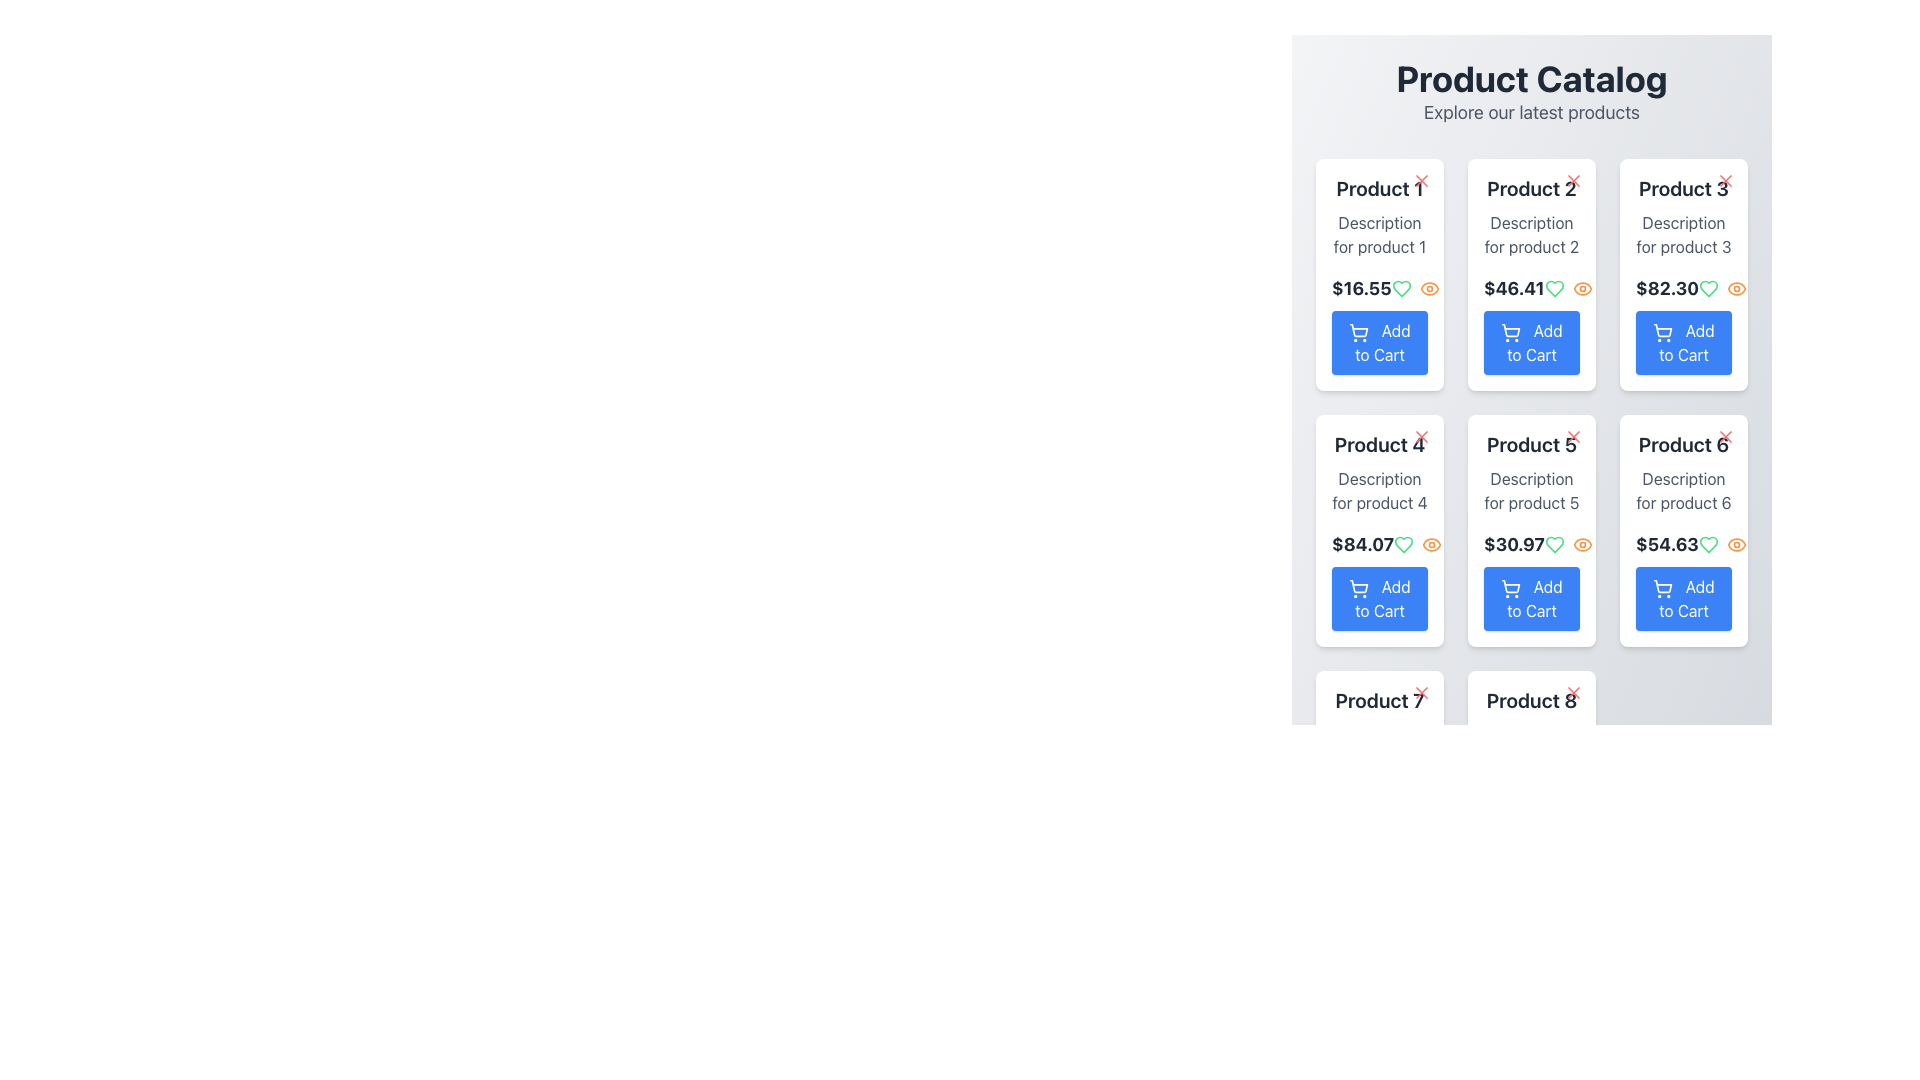 This screenshot has height=1080, width=1920. What do you see at coordinates (1379, 234) in the screenshot?
I see `the non-editable text field displaying 'Description for product 1' in gray color, located within the product card for 'Product 1'` at bounding box center [1379, 234].